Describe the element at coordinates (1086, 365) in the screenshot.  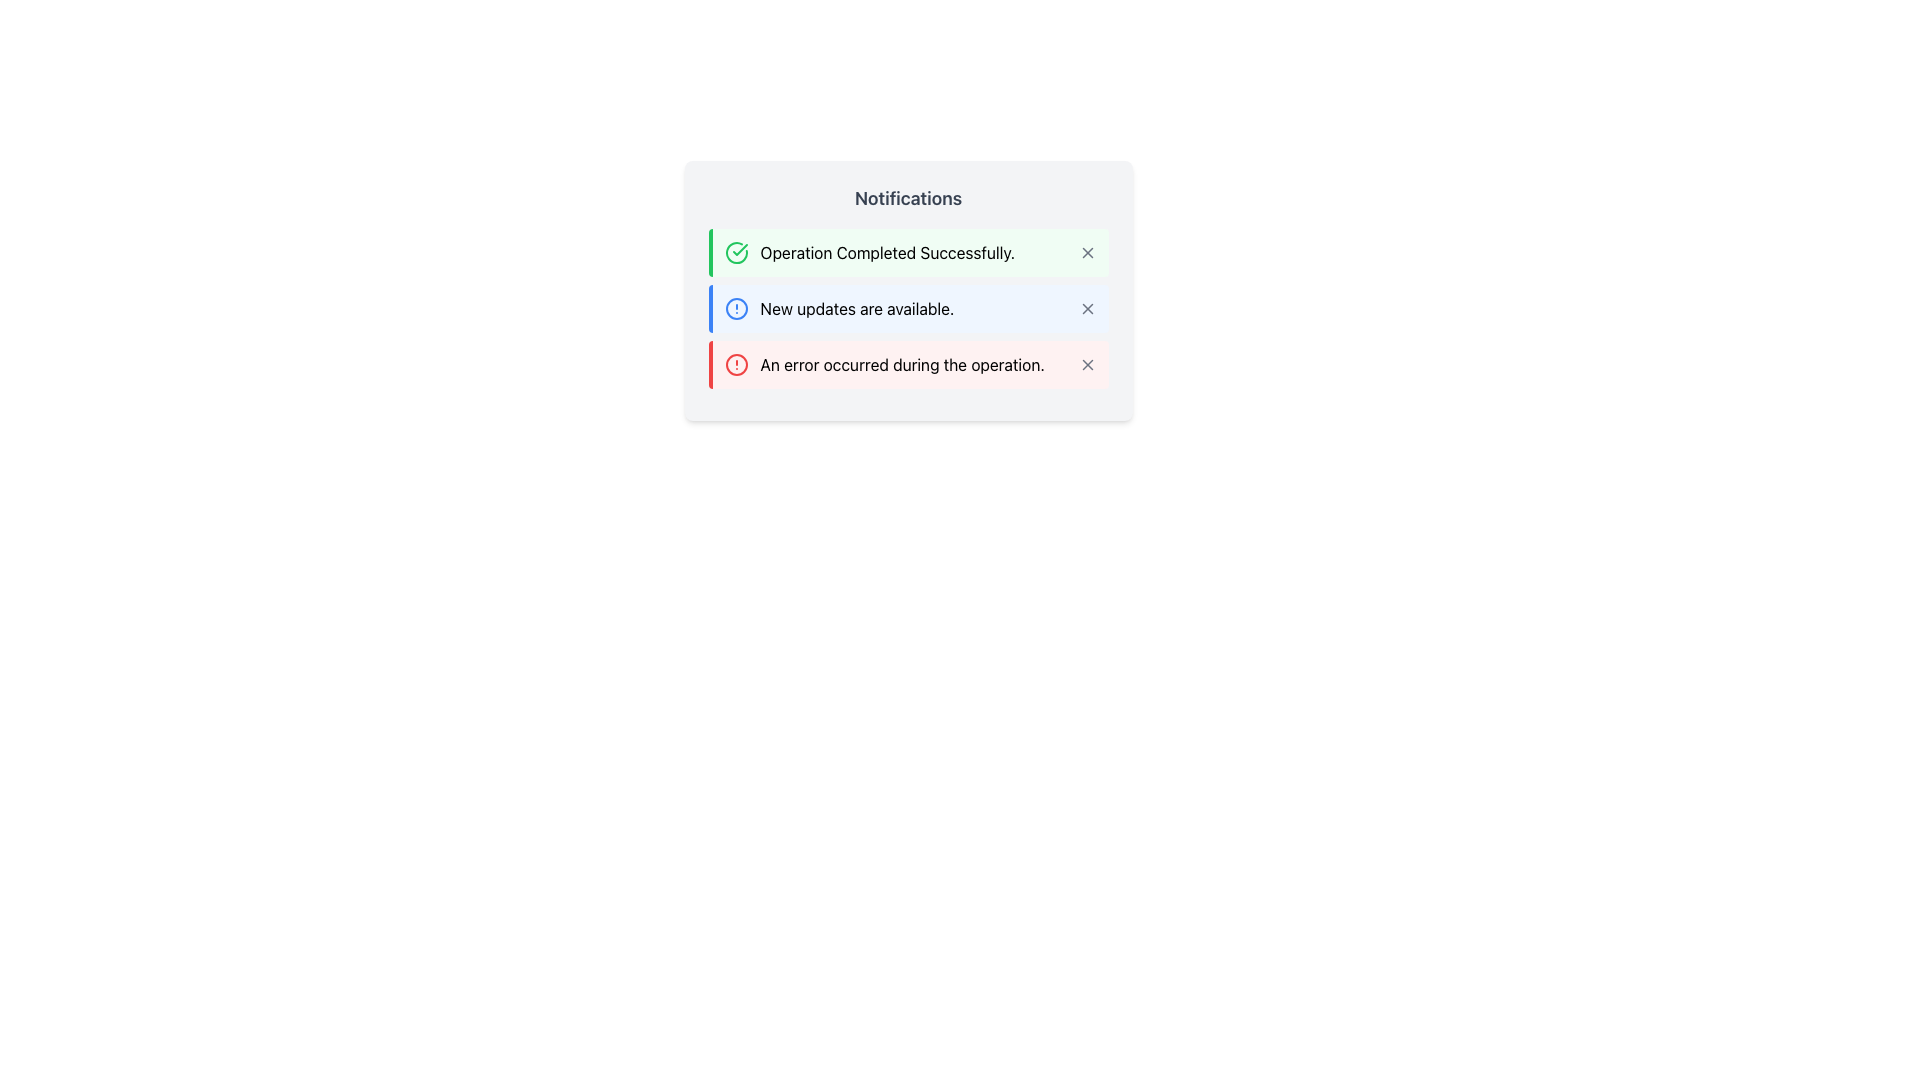
I see `the small diagonal cross ("X") icon in the bottom-right corner of the third notification card` at that location.